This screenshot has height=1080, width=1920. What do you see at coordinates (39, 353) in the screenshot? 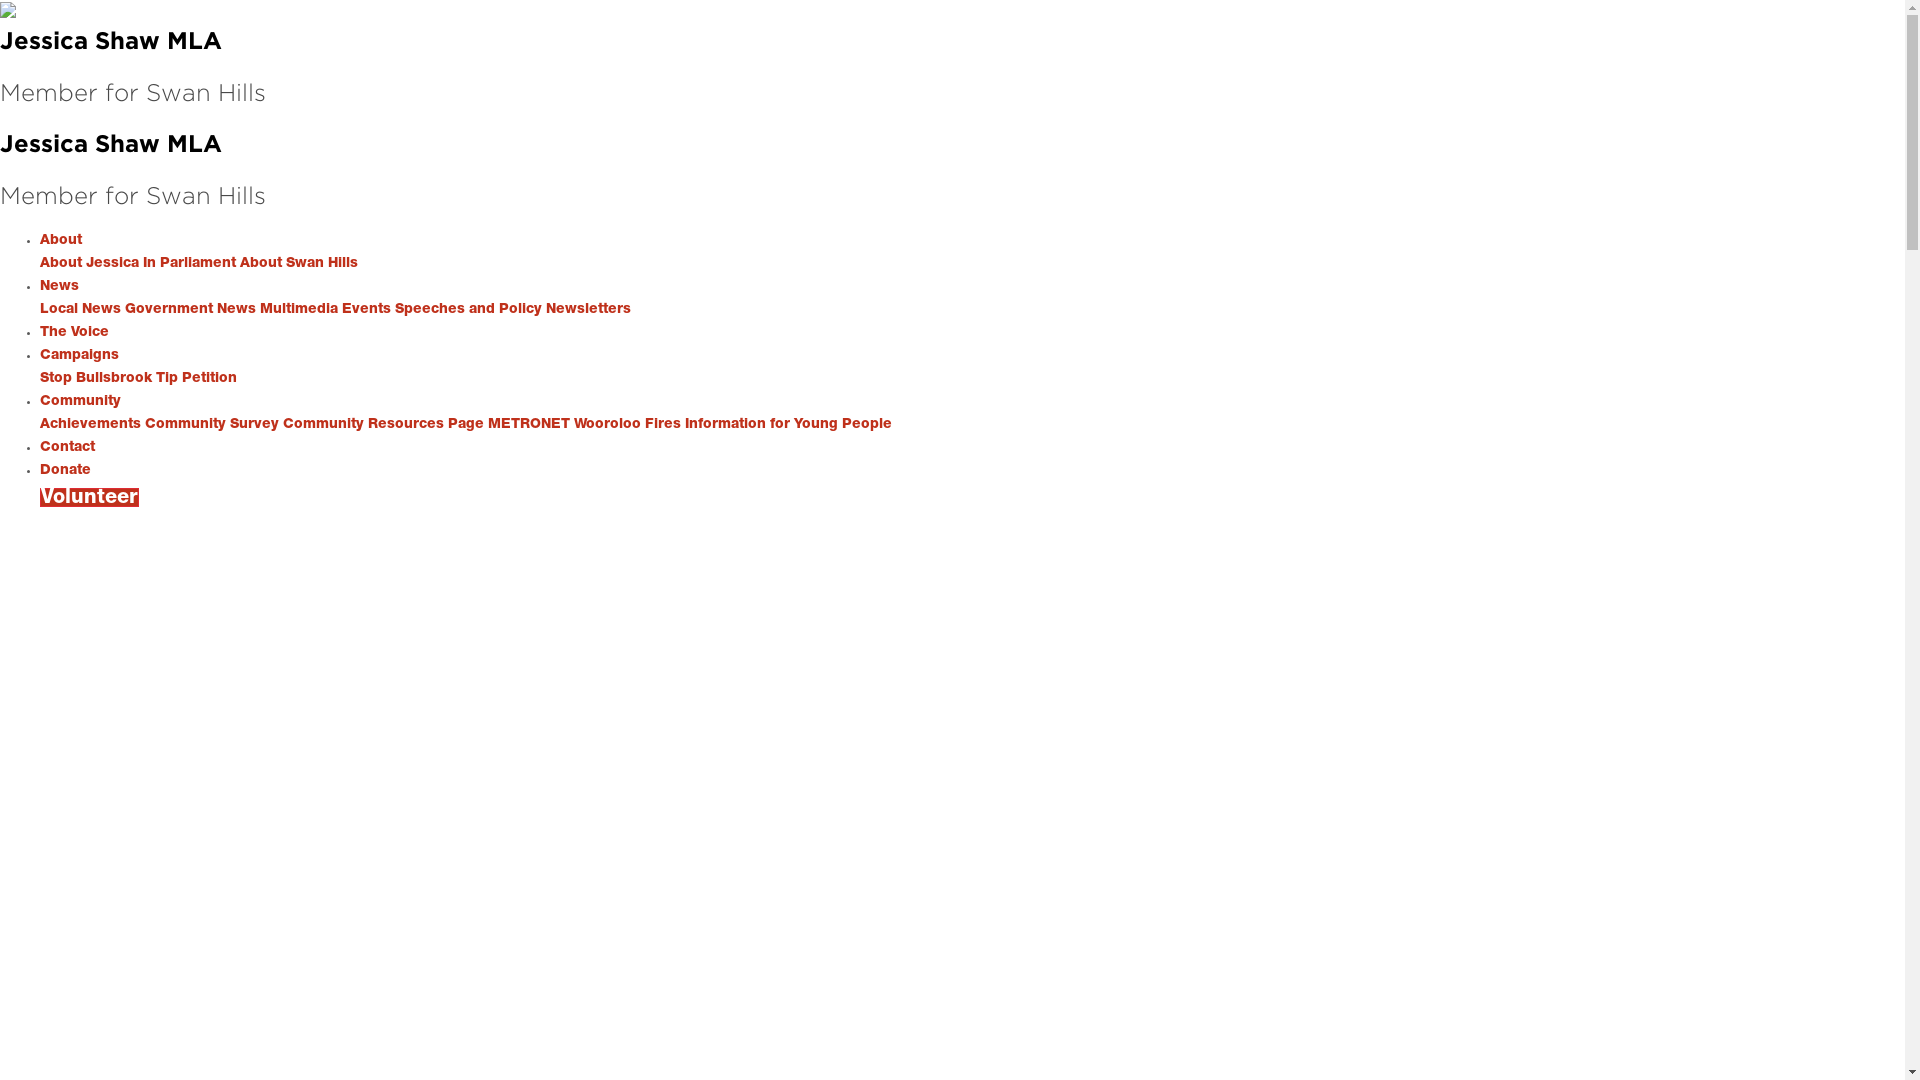
I see `'Campaigns'` at bounding box center [39, 353].